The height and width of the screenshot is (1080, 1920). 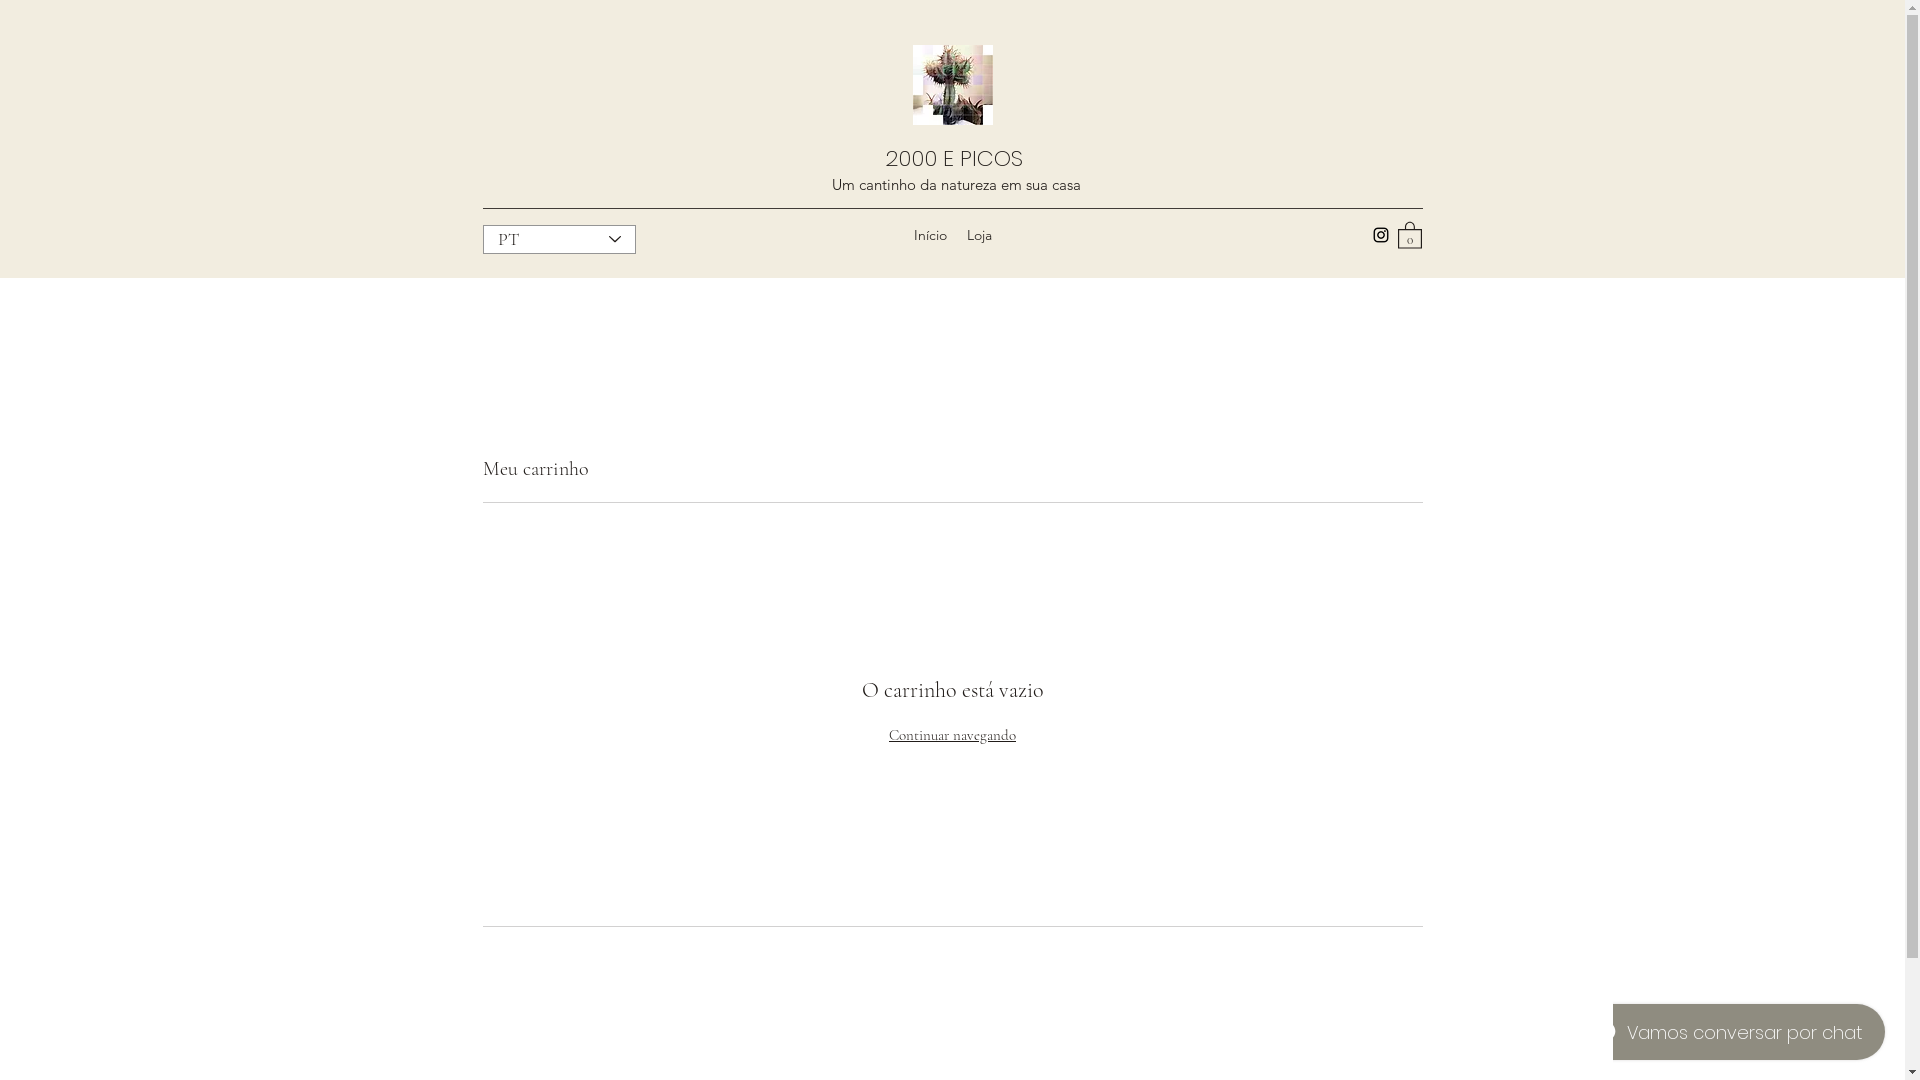 I want to click on '0', so click(x=1409, y=233).